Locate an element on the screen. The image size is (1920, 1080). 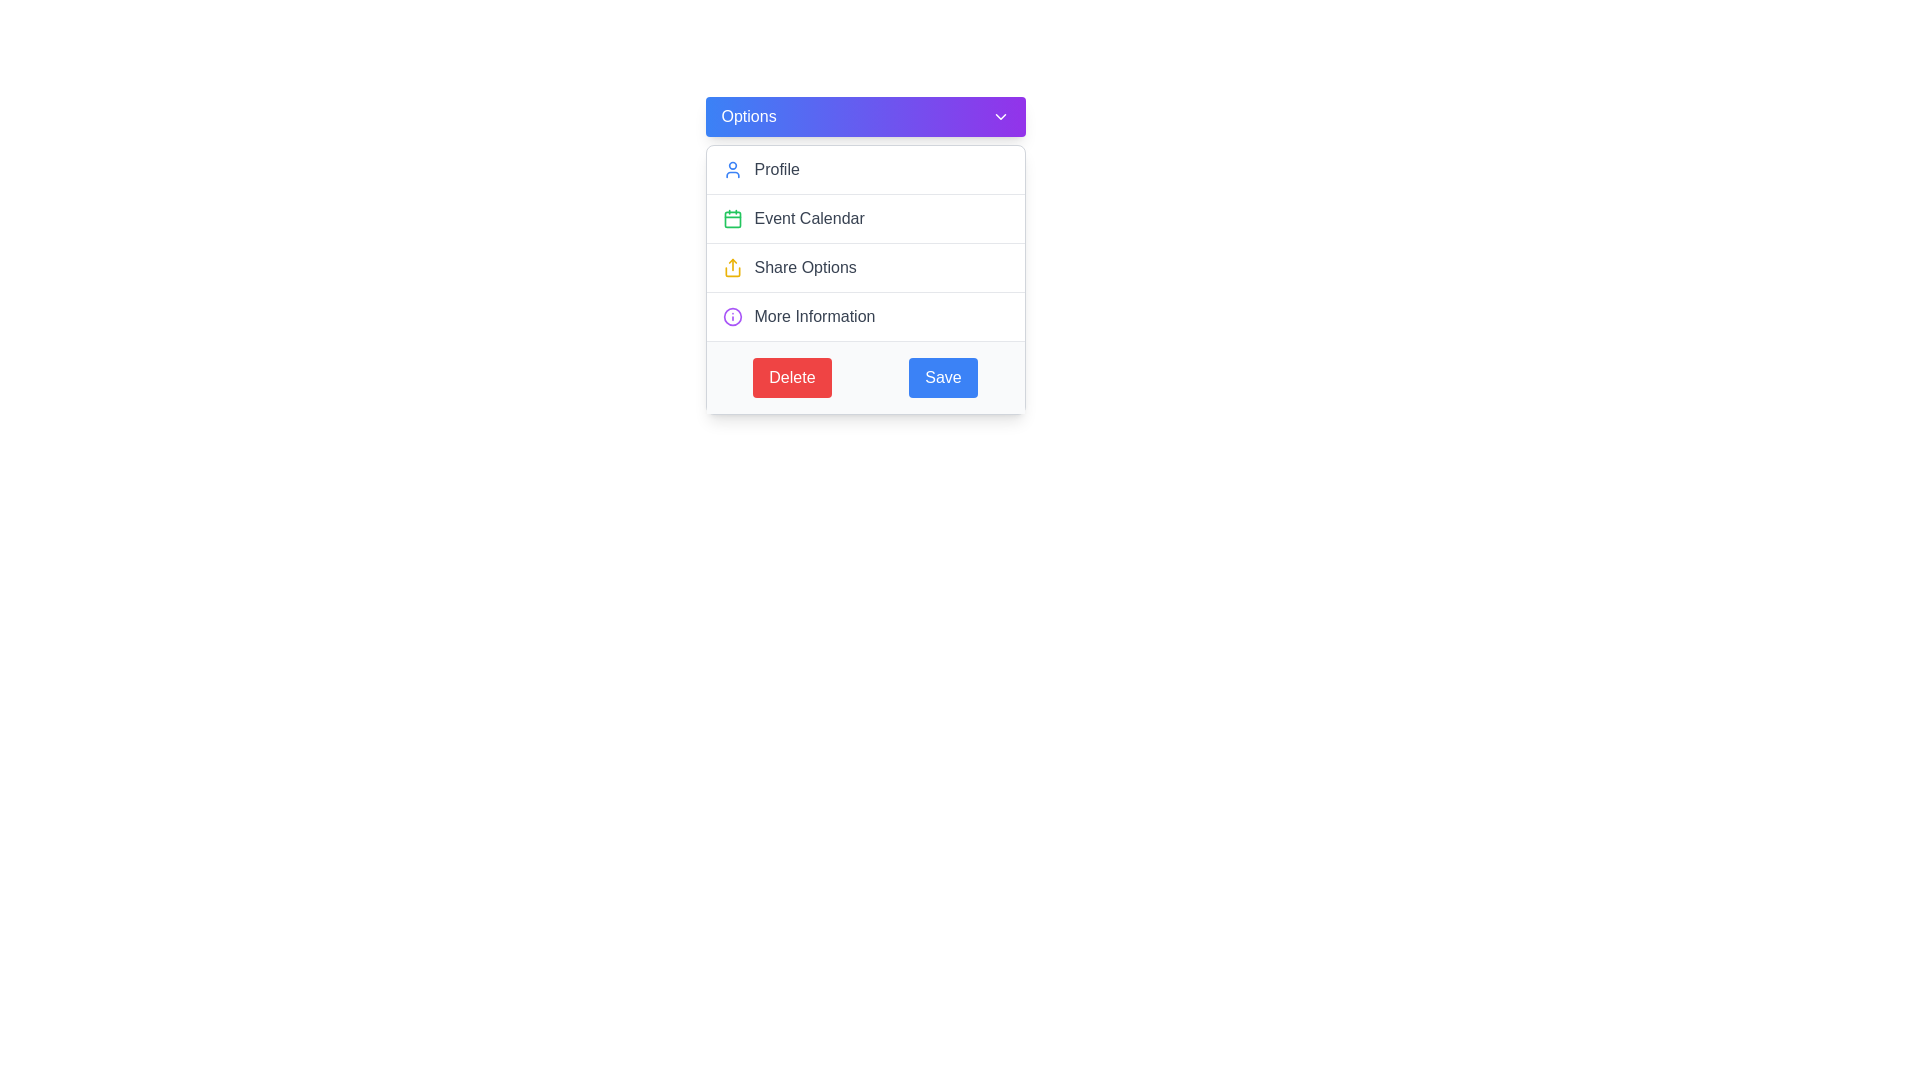
the decorative circle icon within the SVG that is adjacent to the 'More Information' menu item is located at coordinates (731, 315).